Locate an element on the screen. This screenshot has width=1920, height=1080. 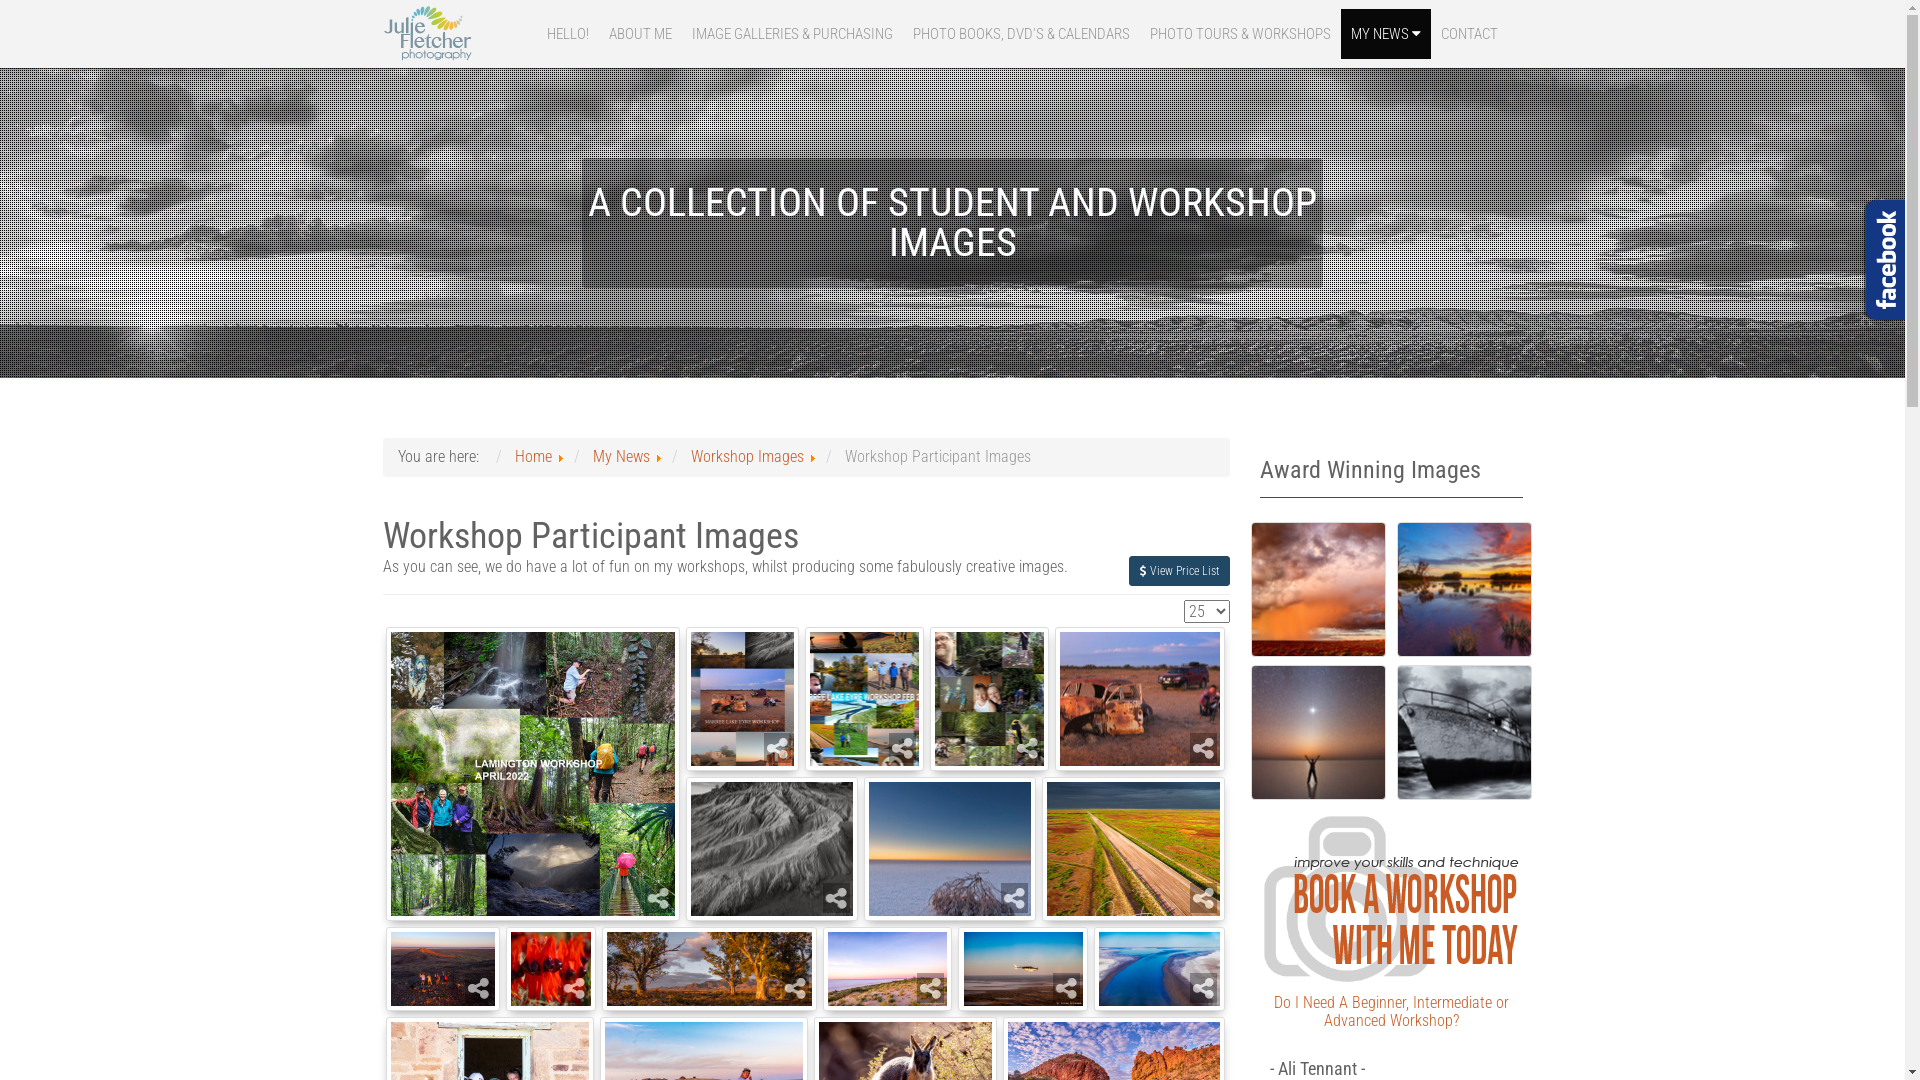
'PHOTO BOOKS, DVD'S & CALENDARS' is located at coordinates (1020, 34).